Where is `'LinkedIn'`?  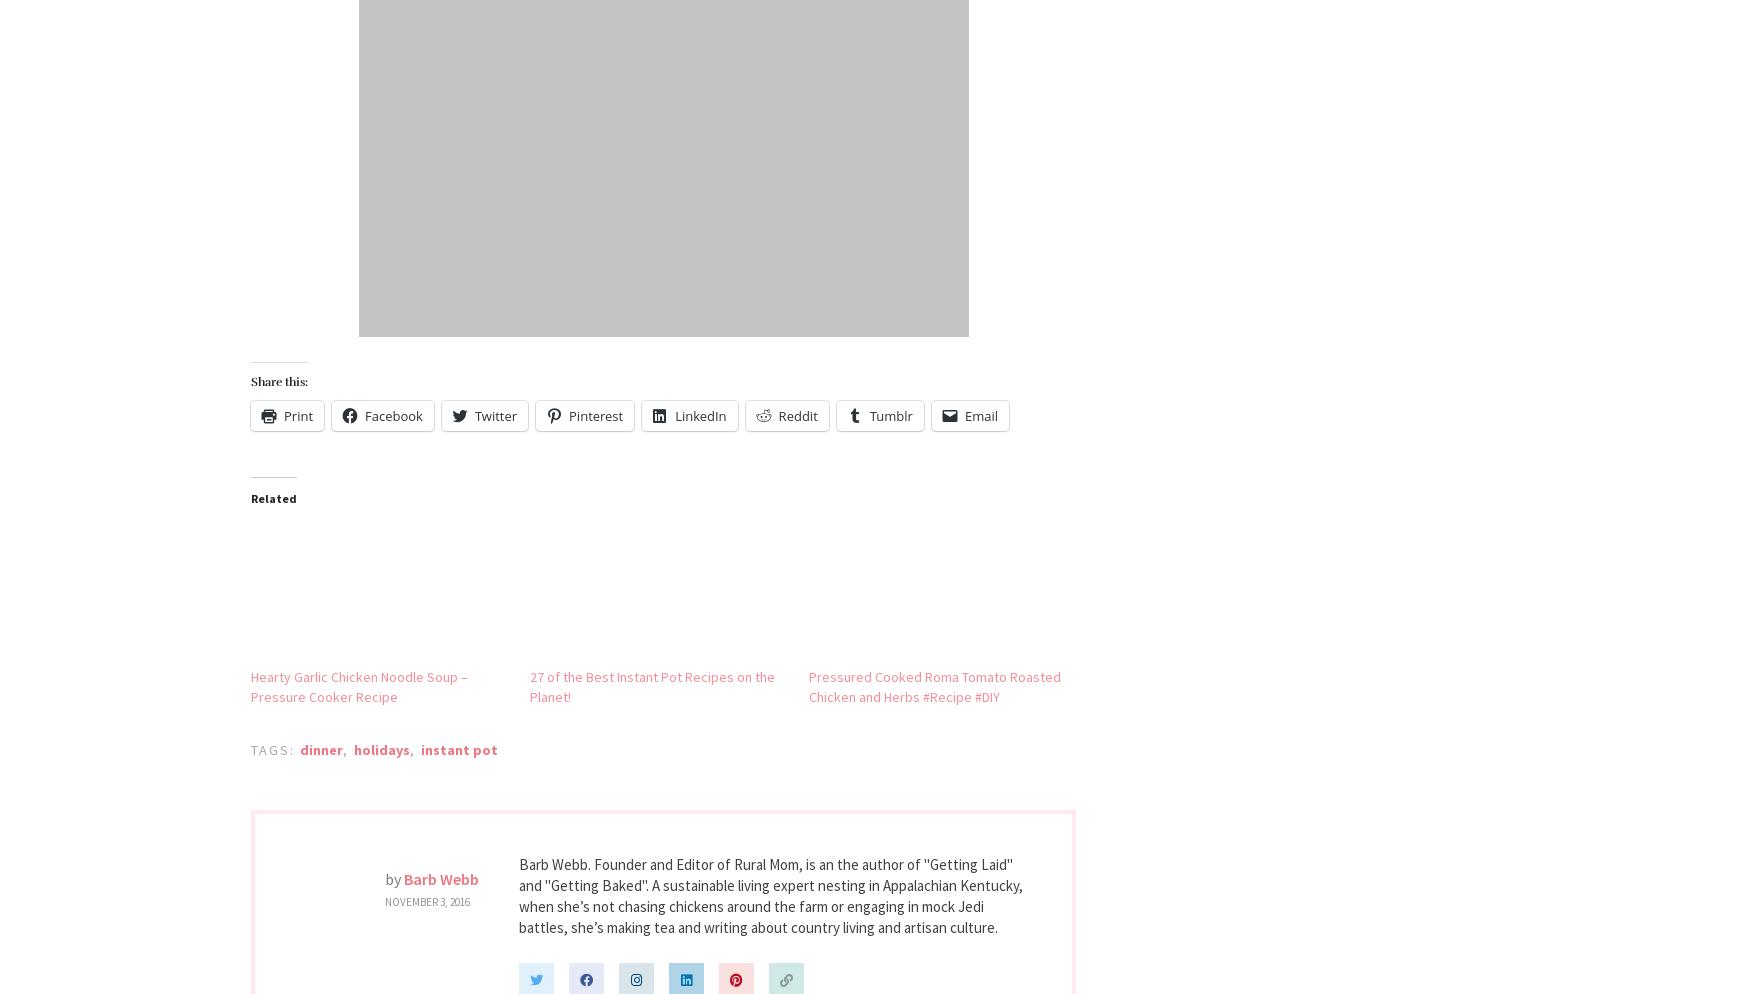
'LinkedIn' is located at coordinates (674, 414).